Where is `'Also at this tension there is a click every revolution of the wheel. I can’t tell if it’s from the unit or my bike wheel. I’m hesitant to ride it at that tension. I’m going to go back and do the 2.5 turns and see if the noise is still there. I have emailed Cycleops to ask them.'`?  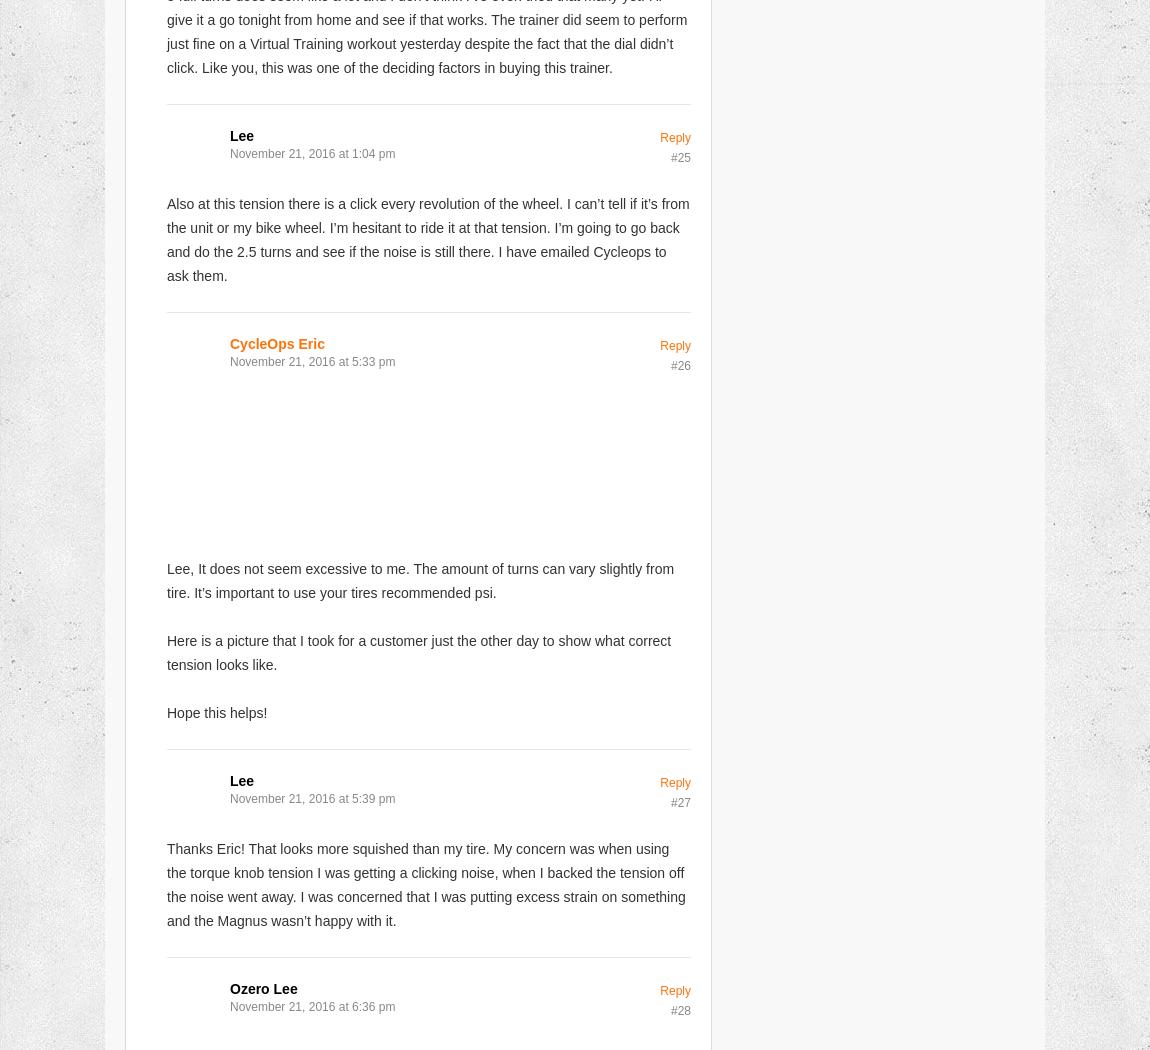
'Also at this tension there is a click every revolution of the wheel. I can’t tell if it’s from the unit or my bike wheel. I’m hesitant to ride it at that tension. I’m going to go back and do the 2.5 turns and see if the noise is still there. I have emailed Cycleops to ask them.' is located at coordinates (428, 238).